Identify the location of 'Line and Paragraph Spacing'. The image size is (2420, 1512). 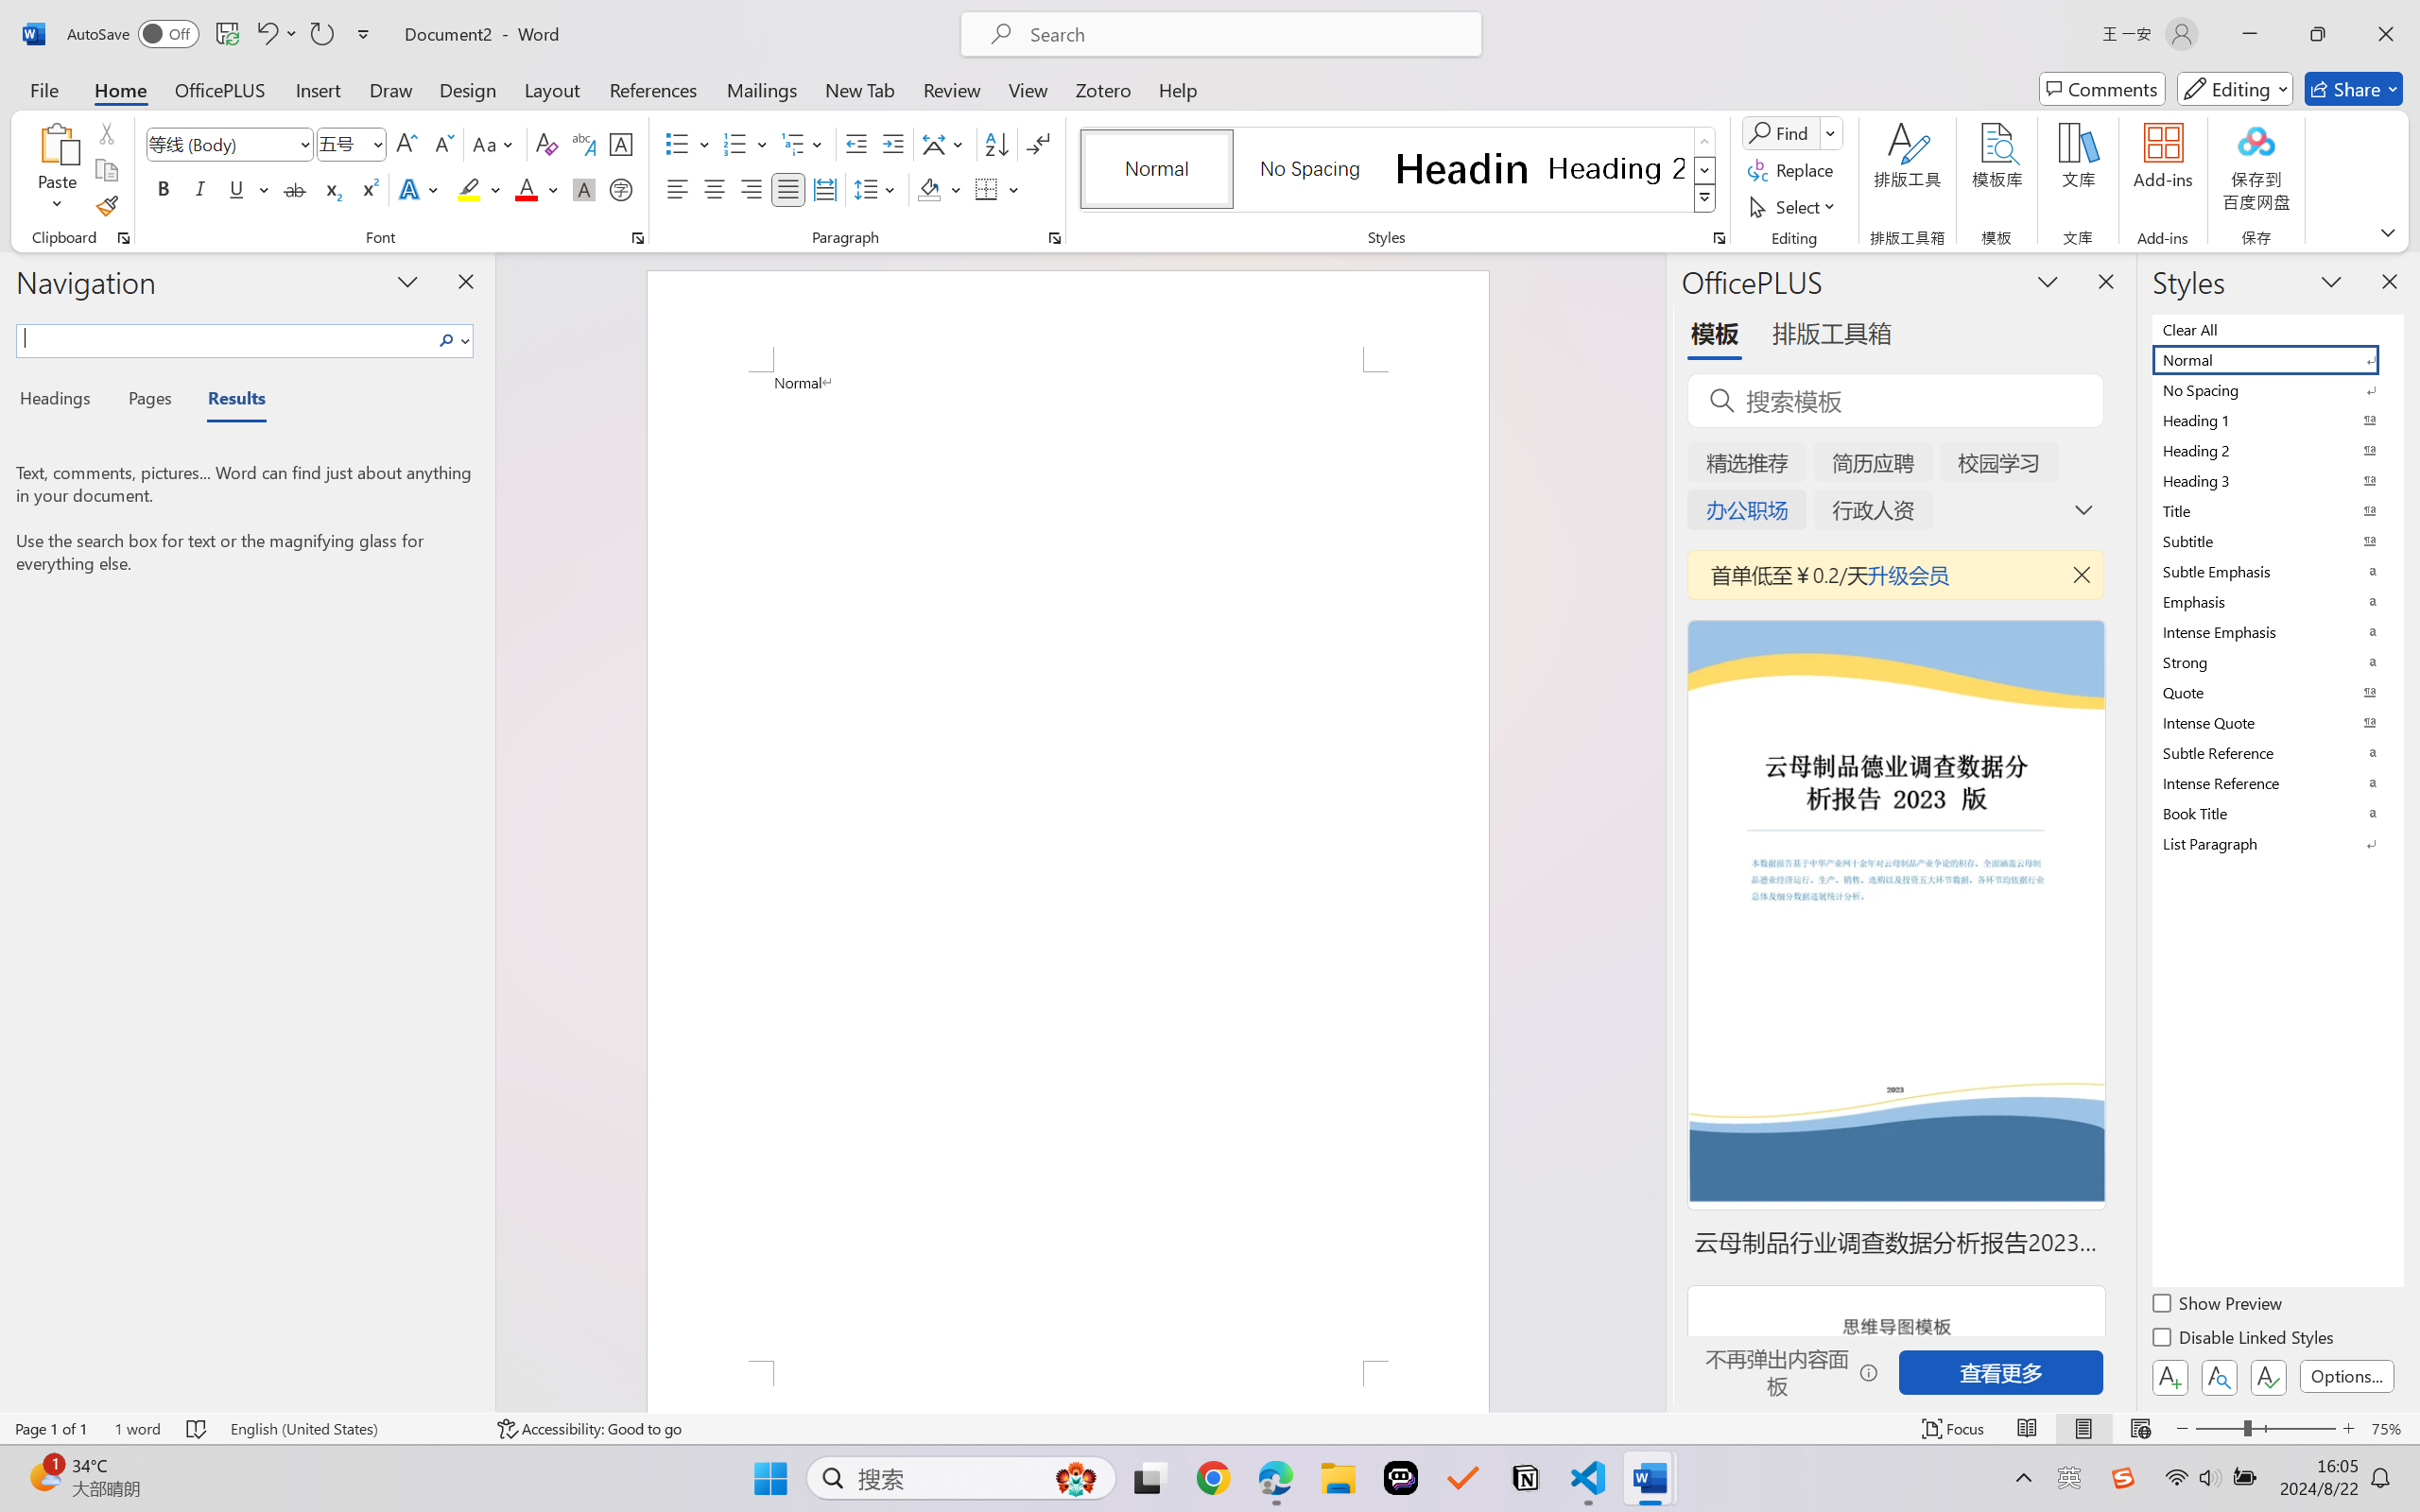
(876, 188).